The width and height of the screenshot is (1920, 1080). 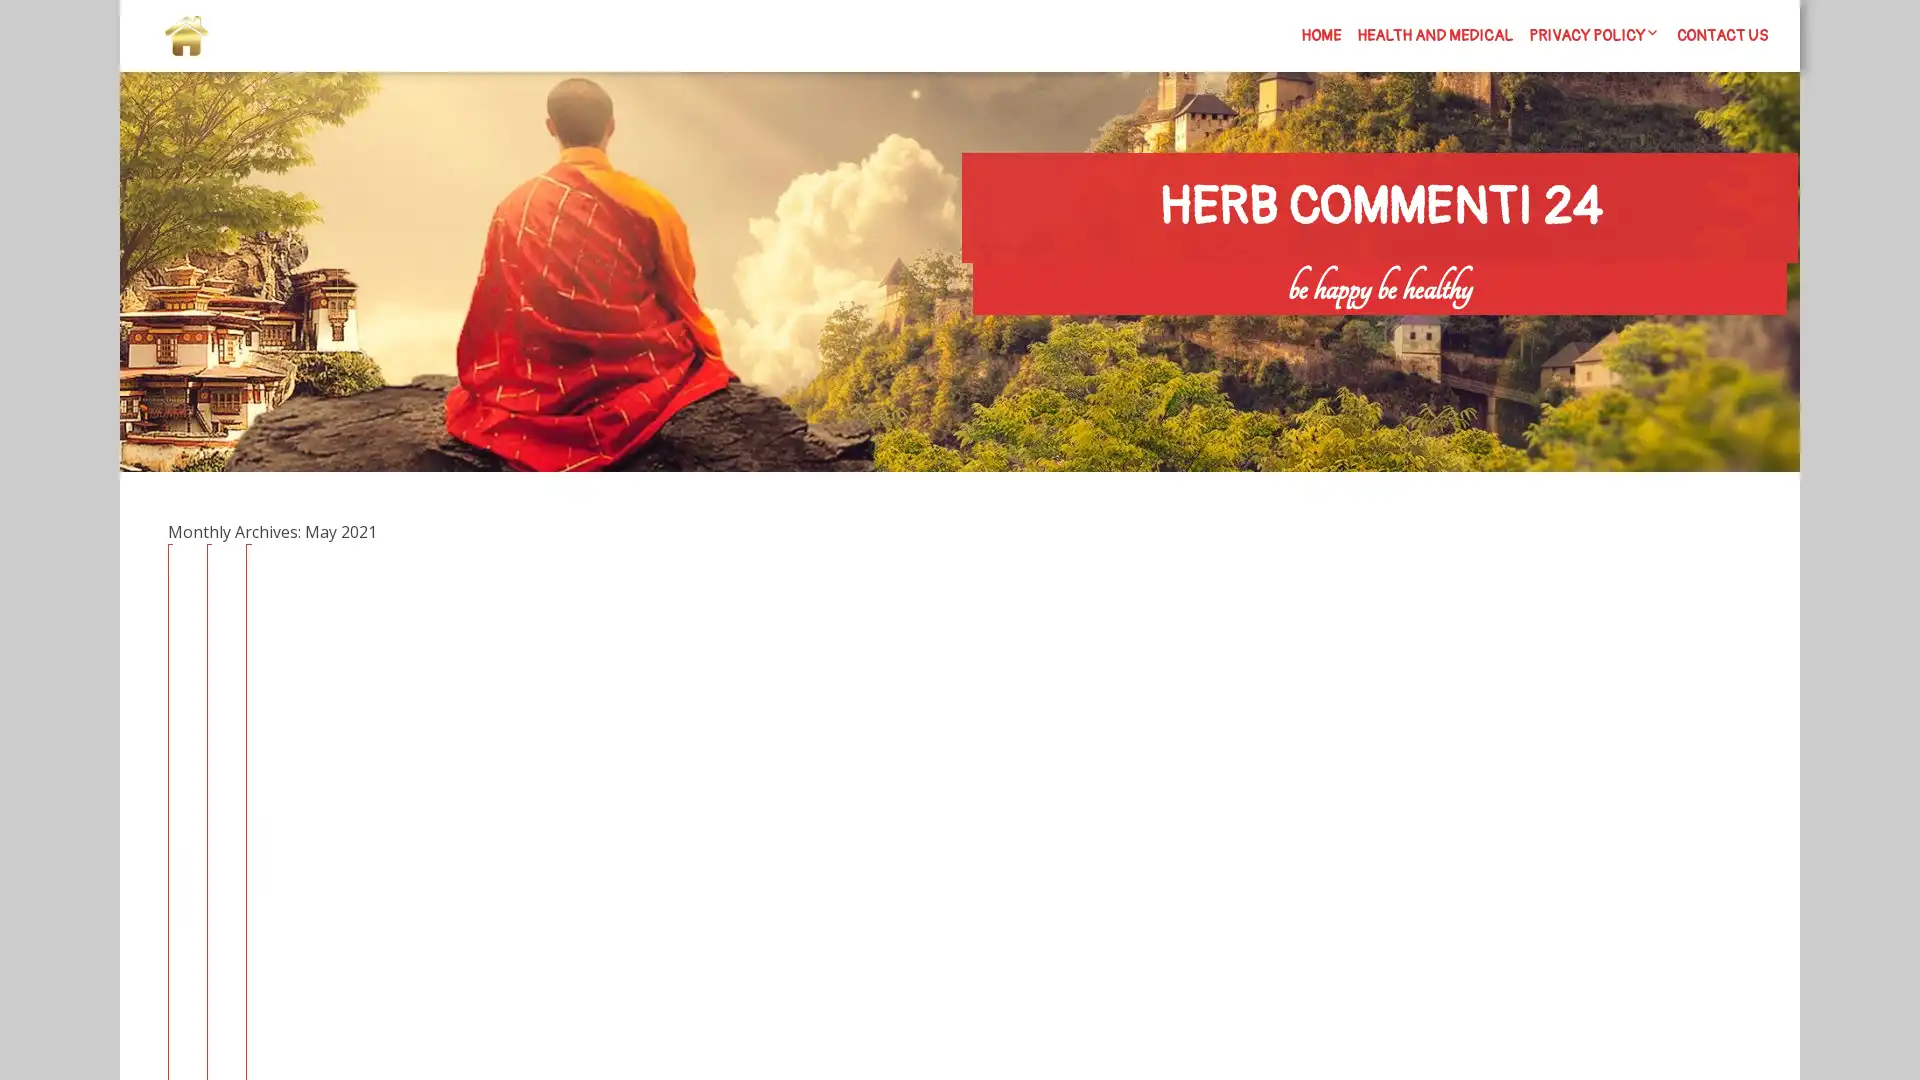 What do you see at coordinates (1557, 327) in the screenshot?
I see `Search` at bounding box center [1557, 327].